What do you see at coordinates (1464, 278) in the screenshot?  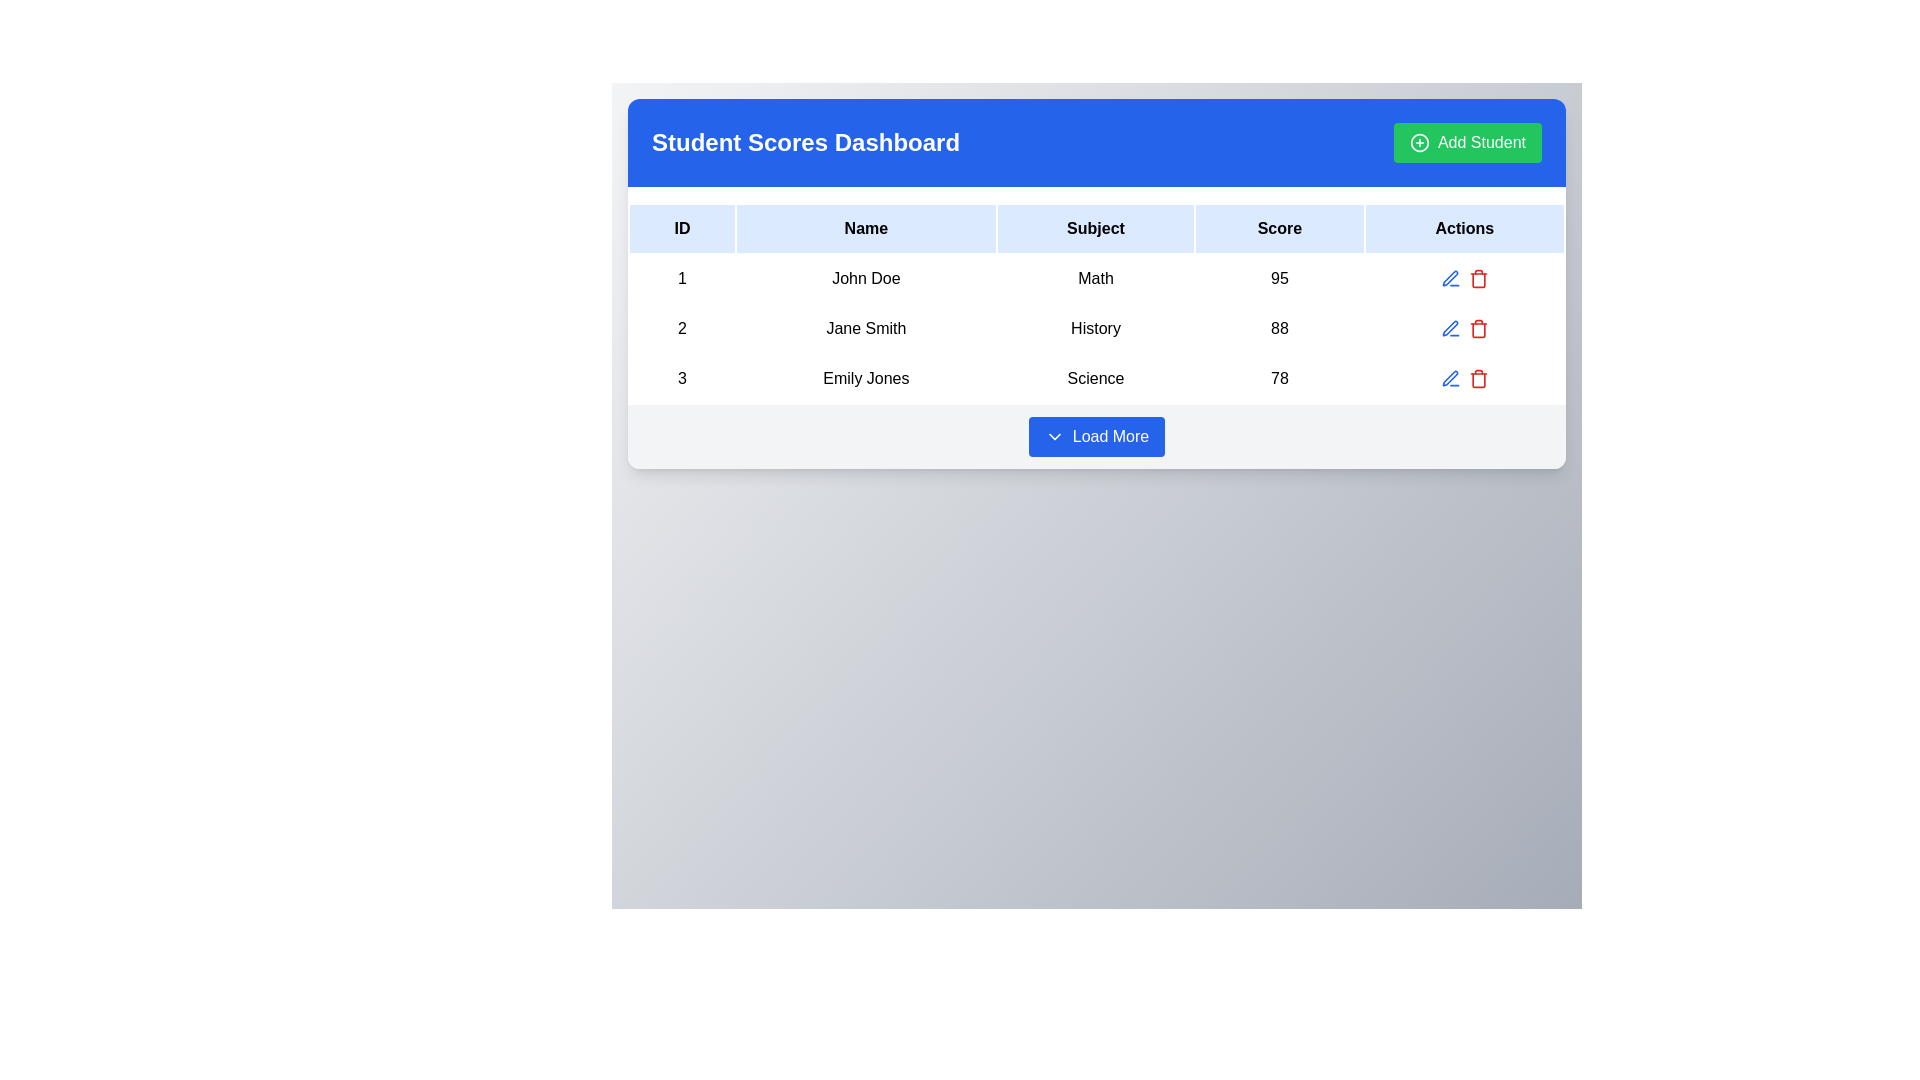 I see `the edit icon in the Action Button Group associated with the first row of the data table containing details for ID: 1, Name: John Doe, Subject: Math, Score: 95` at bounding box center [1464, 278].